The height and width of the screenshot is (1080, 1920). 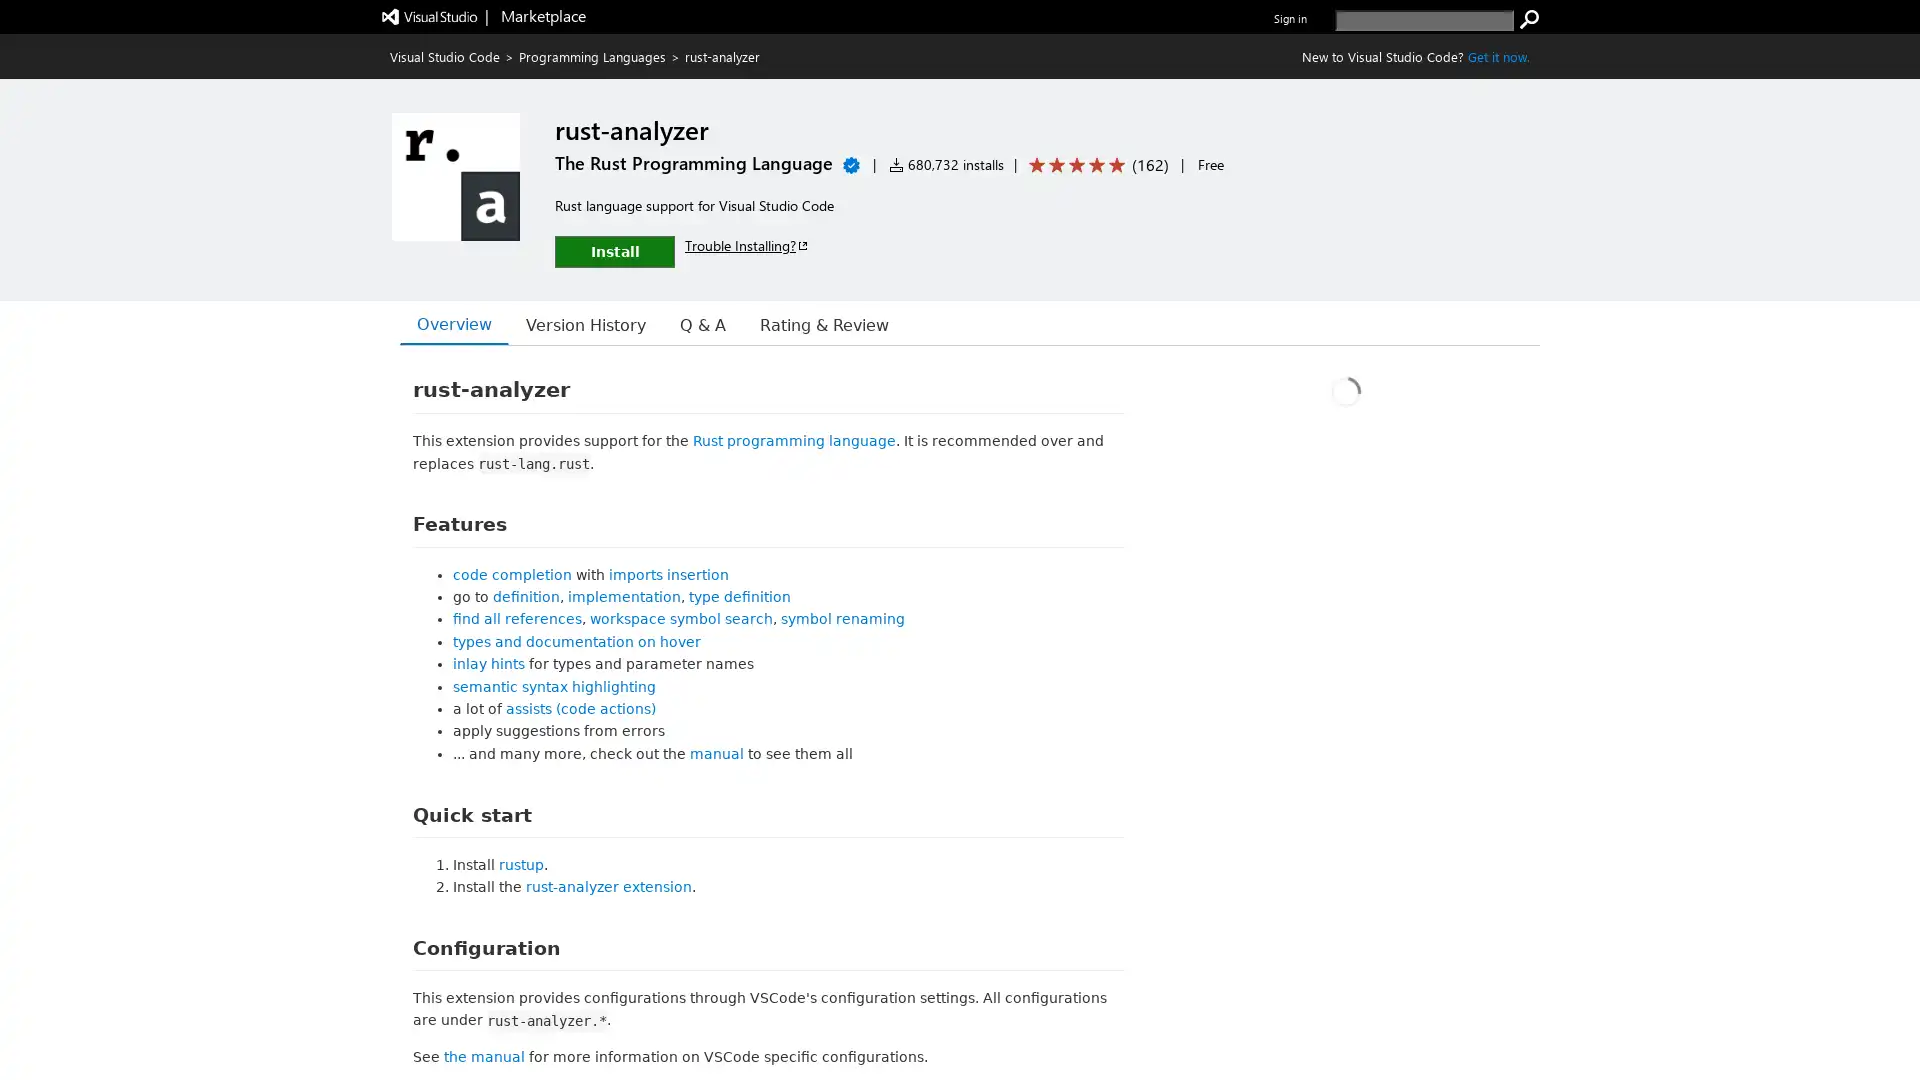 What do you see at coordinates (1529, 19) in the screenshot?
I see `search` at bounding box center [1529, 19].